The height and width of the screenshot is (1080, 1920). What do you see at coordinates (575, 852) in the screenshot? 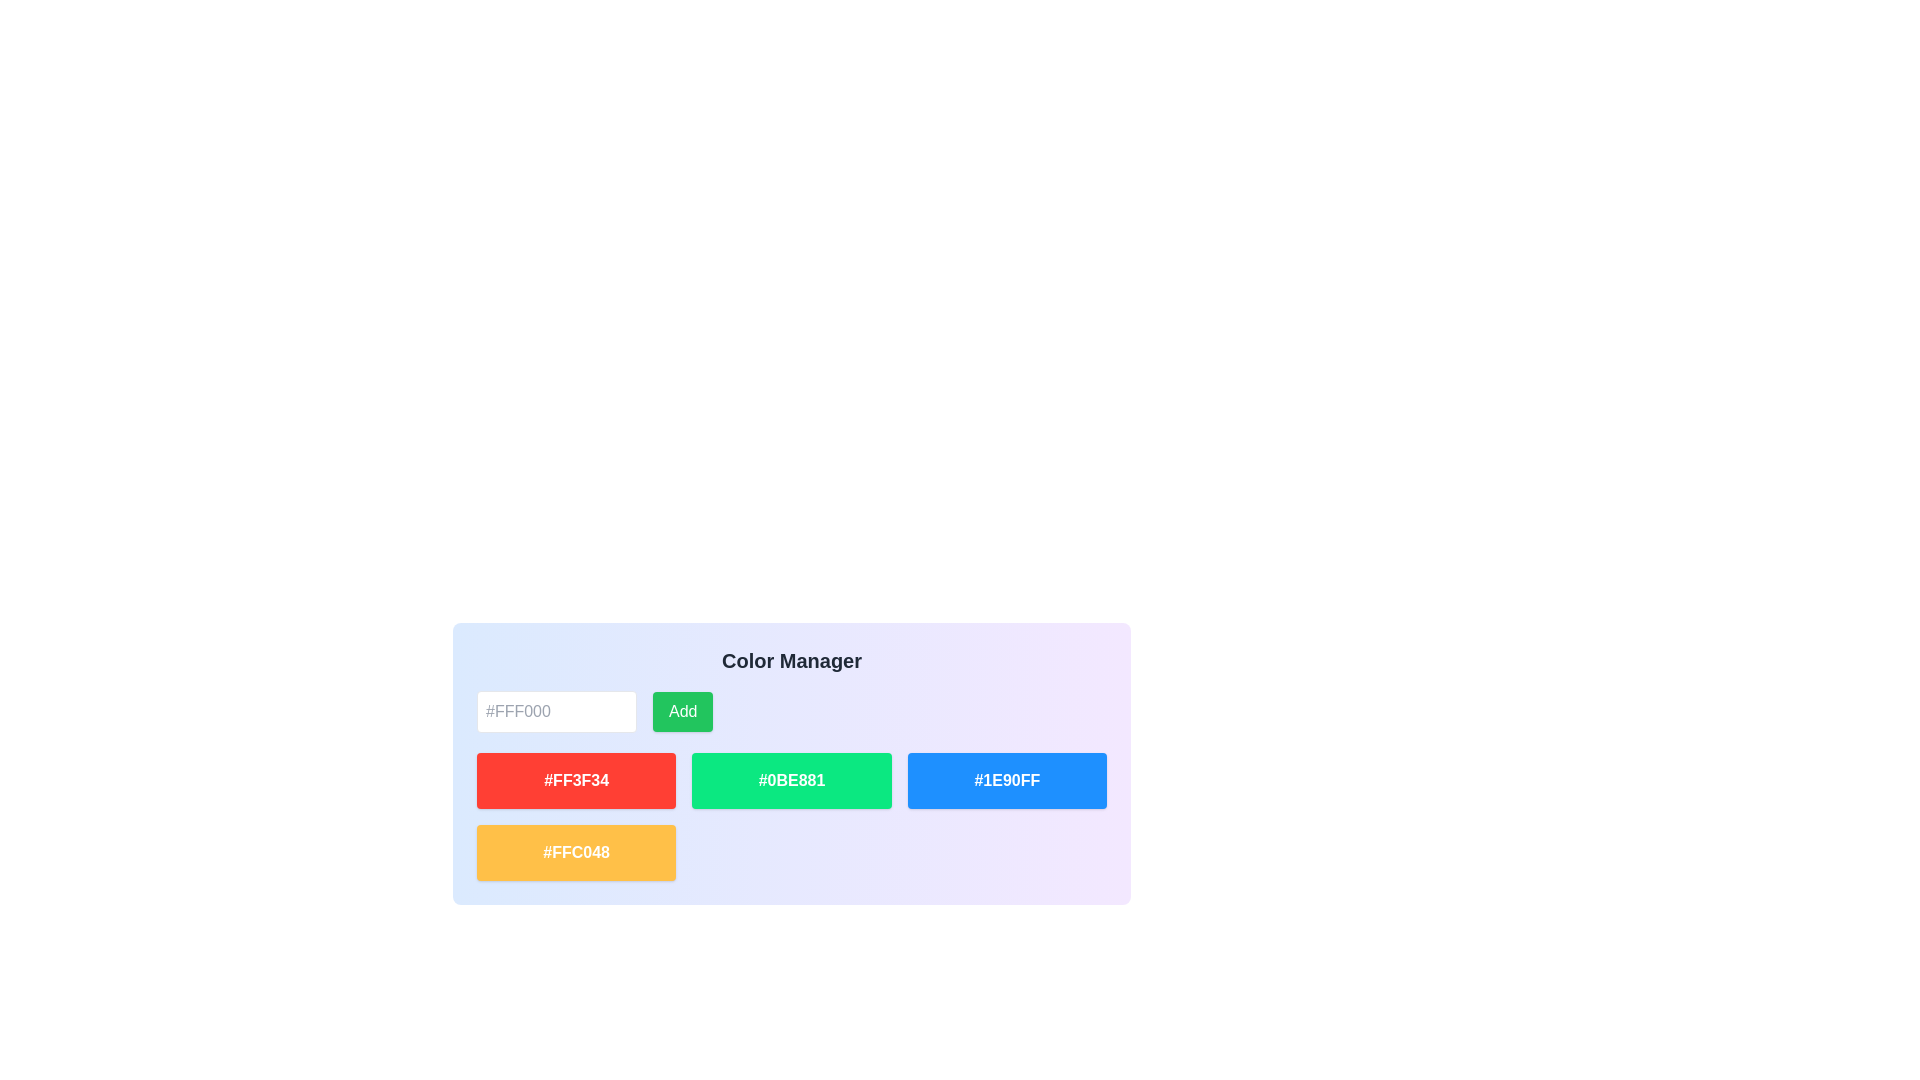
I see `the Color Swatch Block with the vibrant yellow-orange background color (#FFC048) that displays the text '#FFC048', positioned as the fourth block in the grid layout of the Color Manager interface` at bounding box center [575, 852].